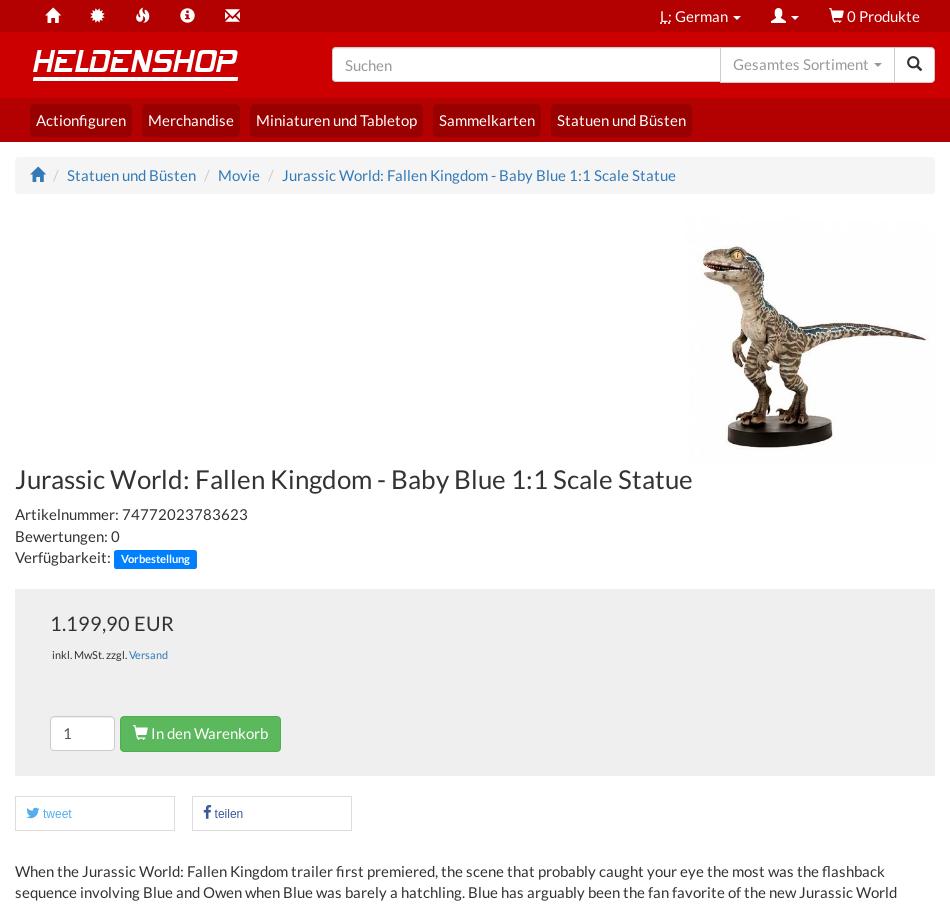 The height and width of the screenshot is (907, 950). I want to click on '74772023783623', so click(184, 512).